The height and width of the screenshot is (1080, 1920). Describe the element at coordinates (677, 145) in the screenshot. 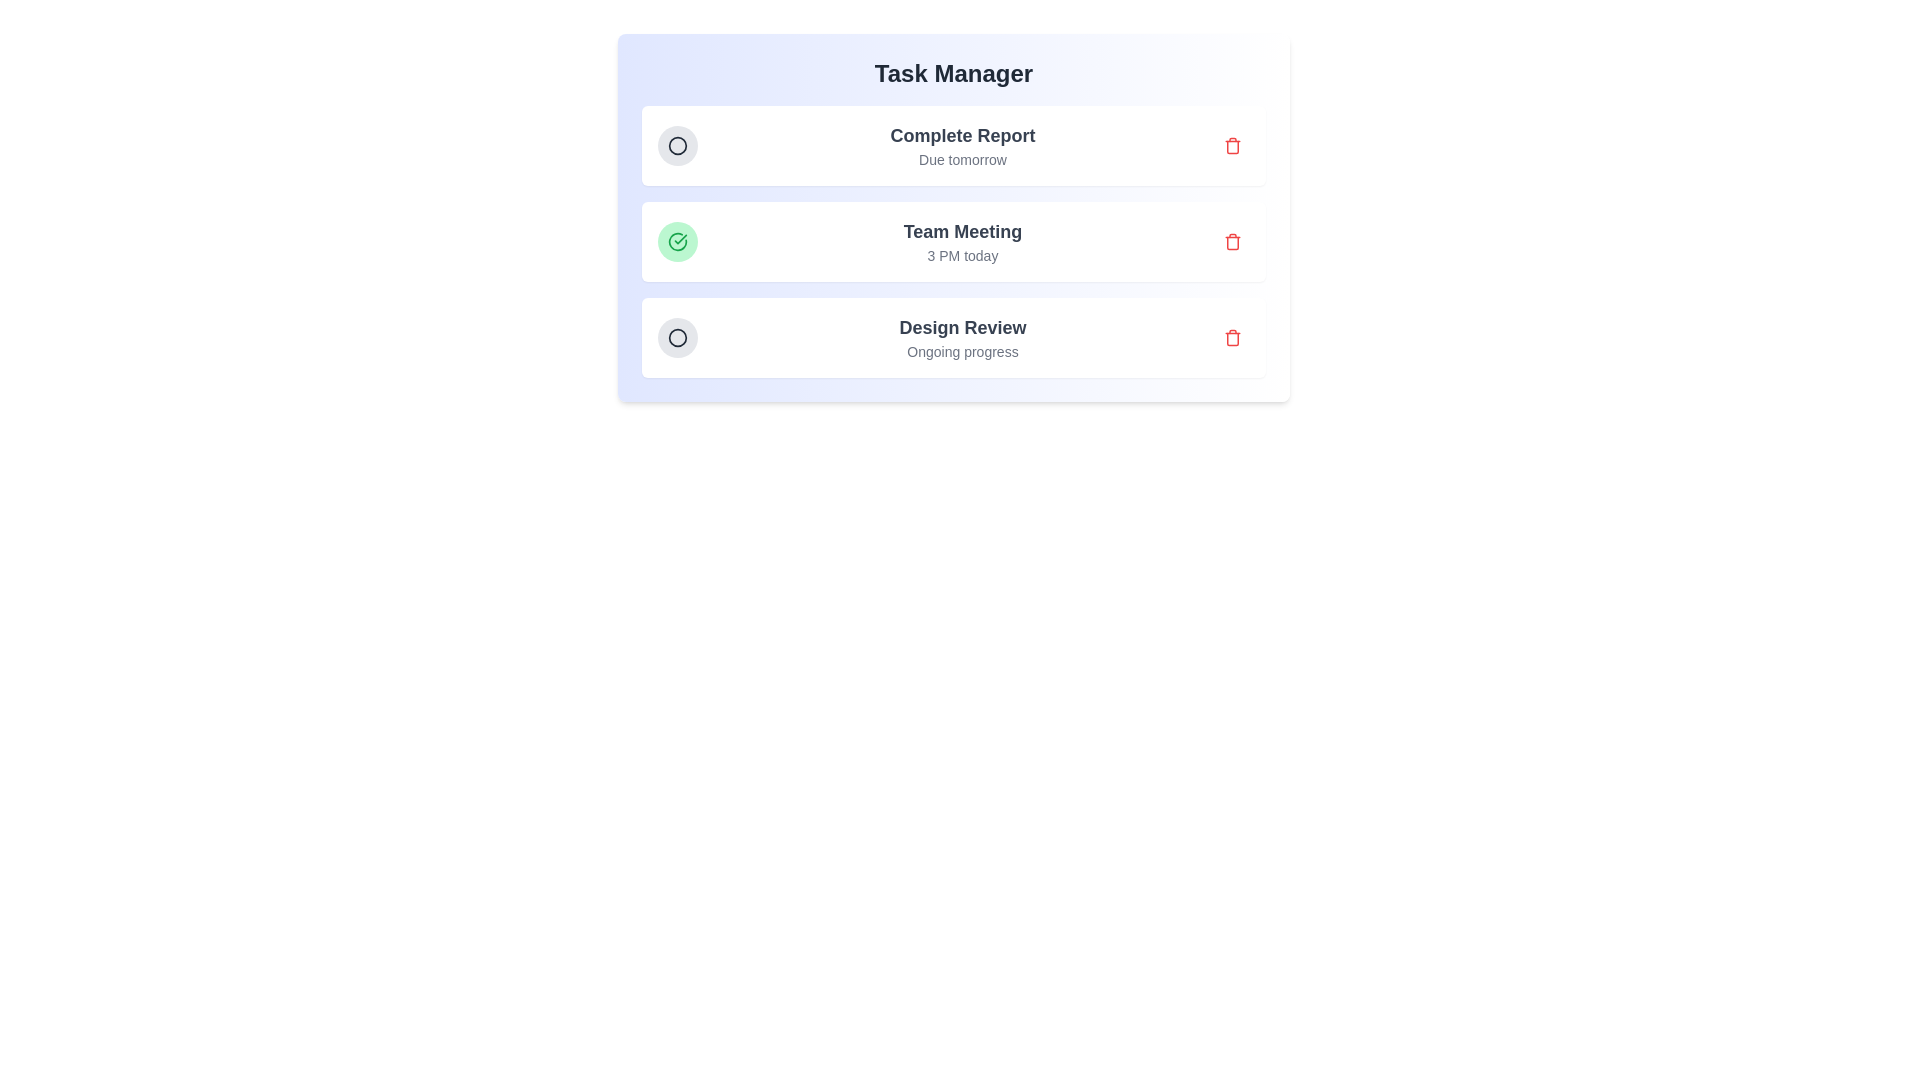

I see `the circular button with a light gray background and dark outline in the top-left corner of the 'Complete Report' task card to mark the task as active or complete` at that location.